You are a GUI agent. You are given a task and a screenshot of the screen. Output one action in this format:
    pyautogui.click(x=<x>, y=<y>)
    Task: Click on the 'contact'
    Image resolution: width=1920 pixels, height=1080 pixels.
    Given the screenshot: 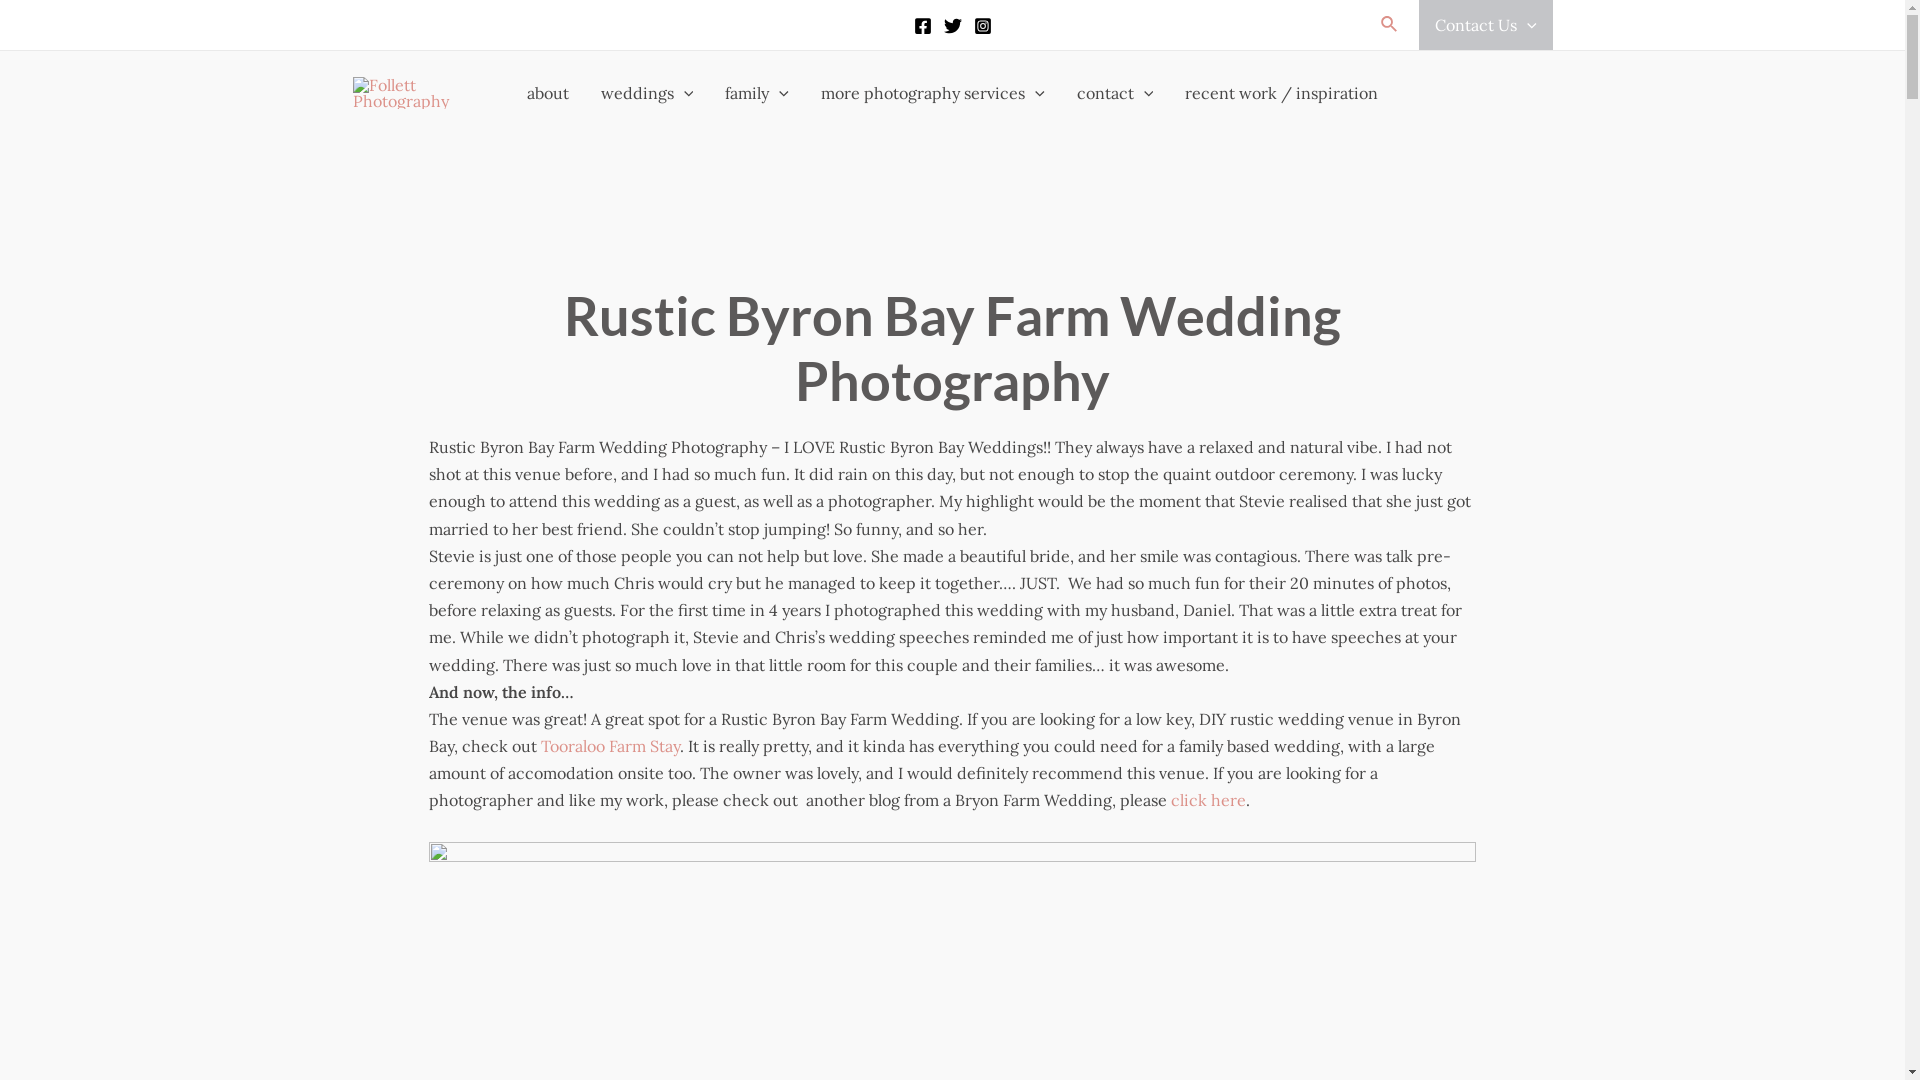 What is the action you would take?
    pyautogui.click(x=1114, y=92)
    